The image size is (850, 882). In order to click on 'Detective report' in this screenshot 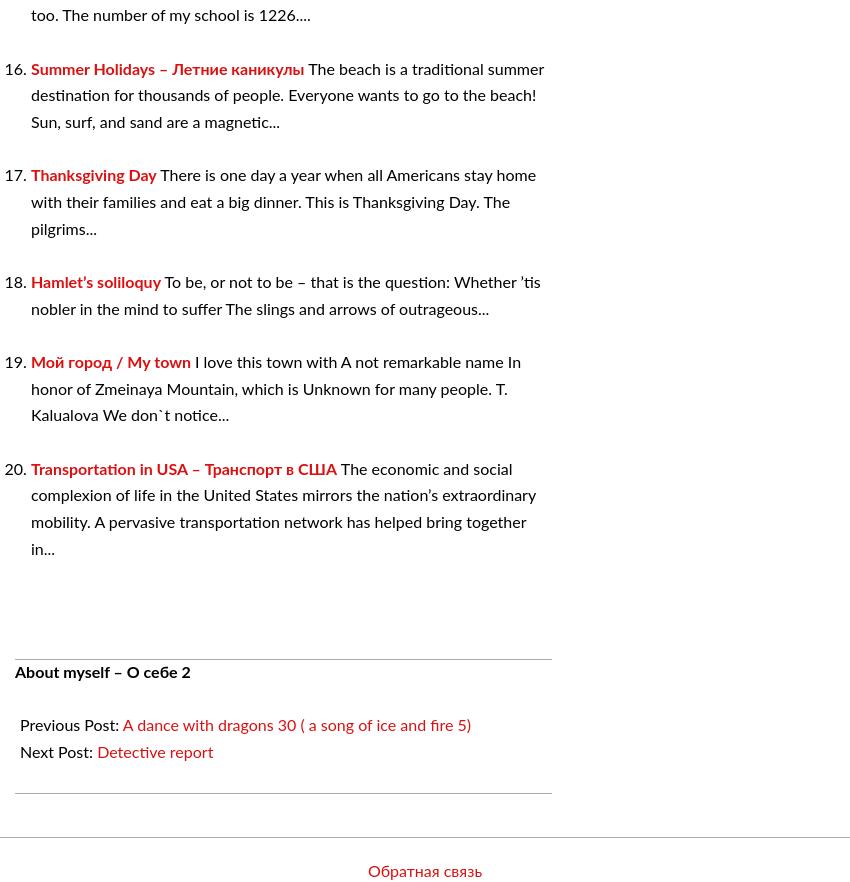, I will do `click(155, 751)`.